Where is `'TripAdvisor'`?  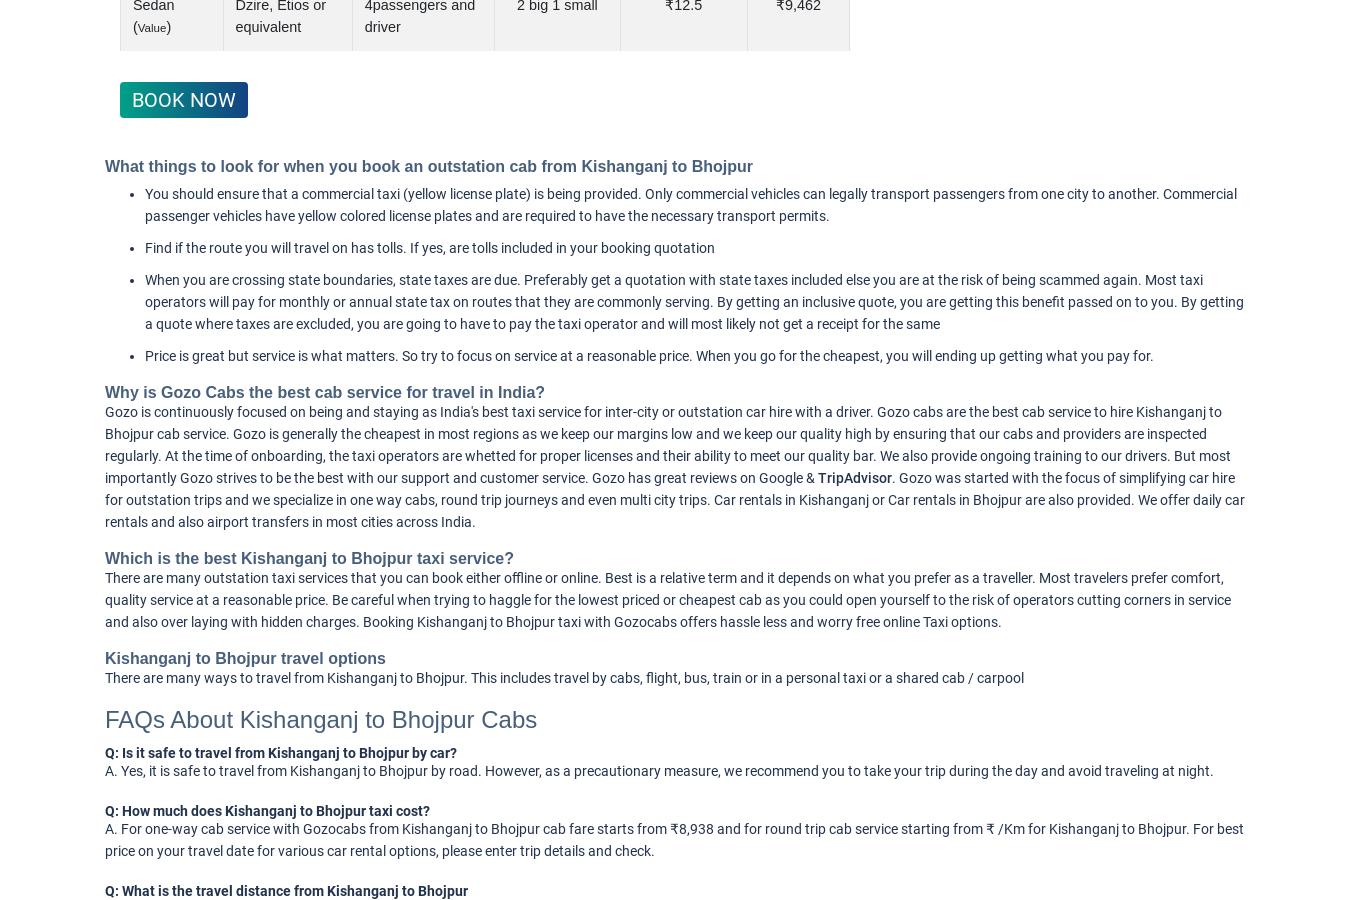 'TripAdvisor' is located at coordinates (854, 477).